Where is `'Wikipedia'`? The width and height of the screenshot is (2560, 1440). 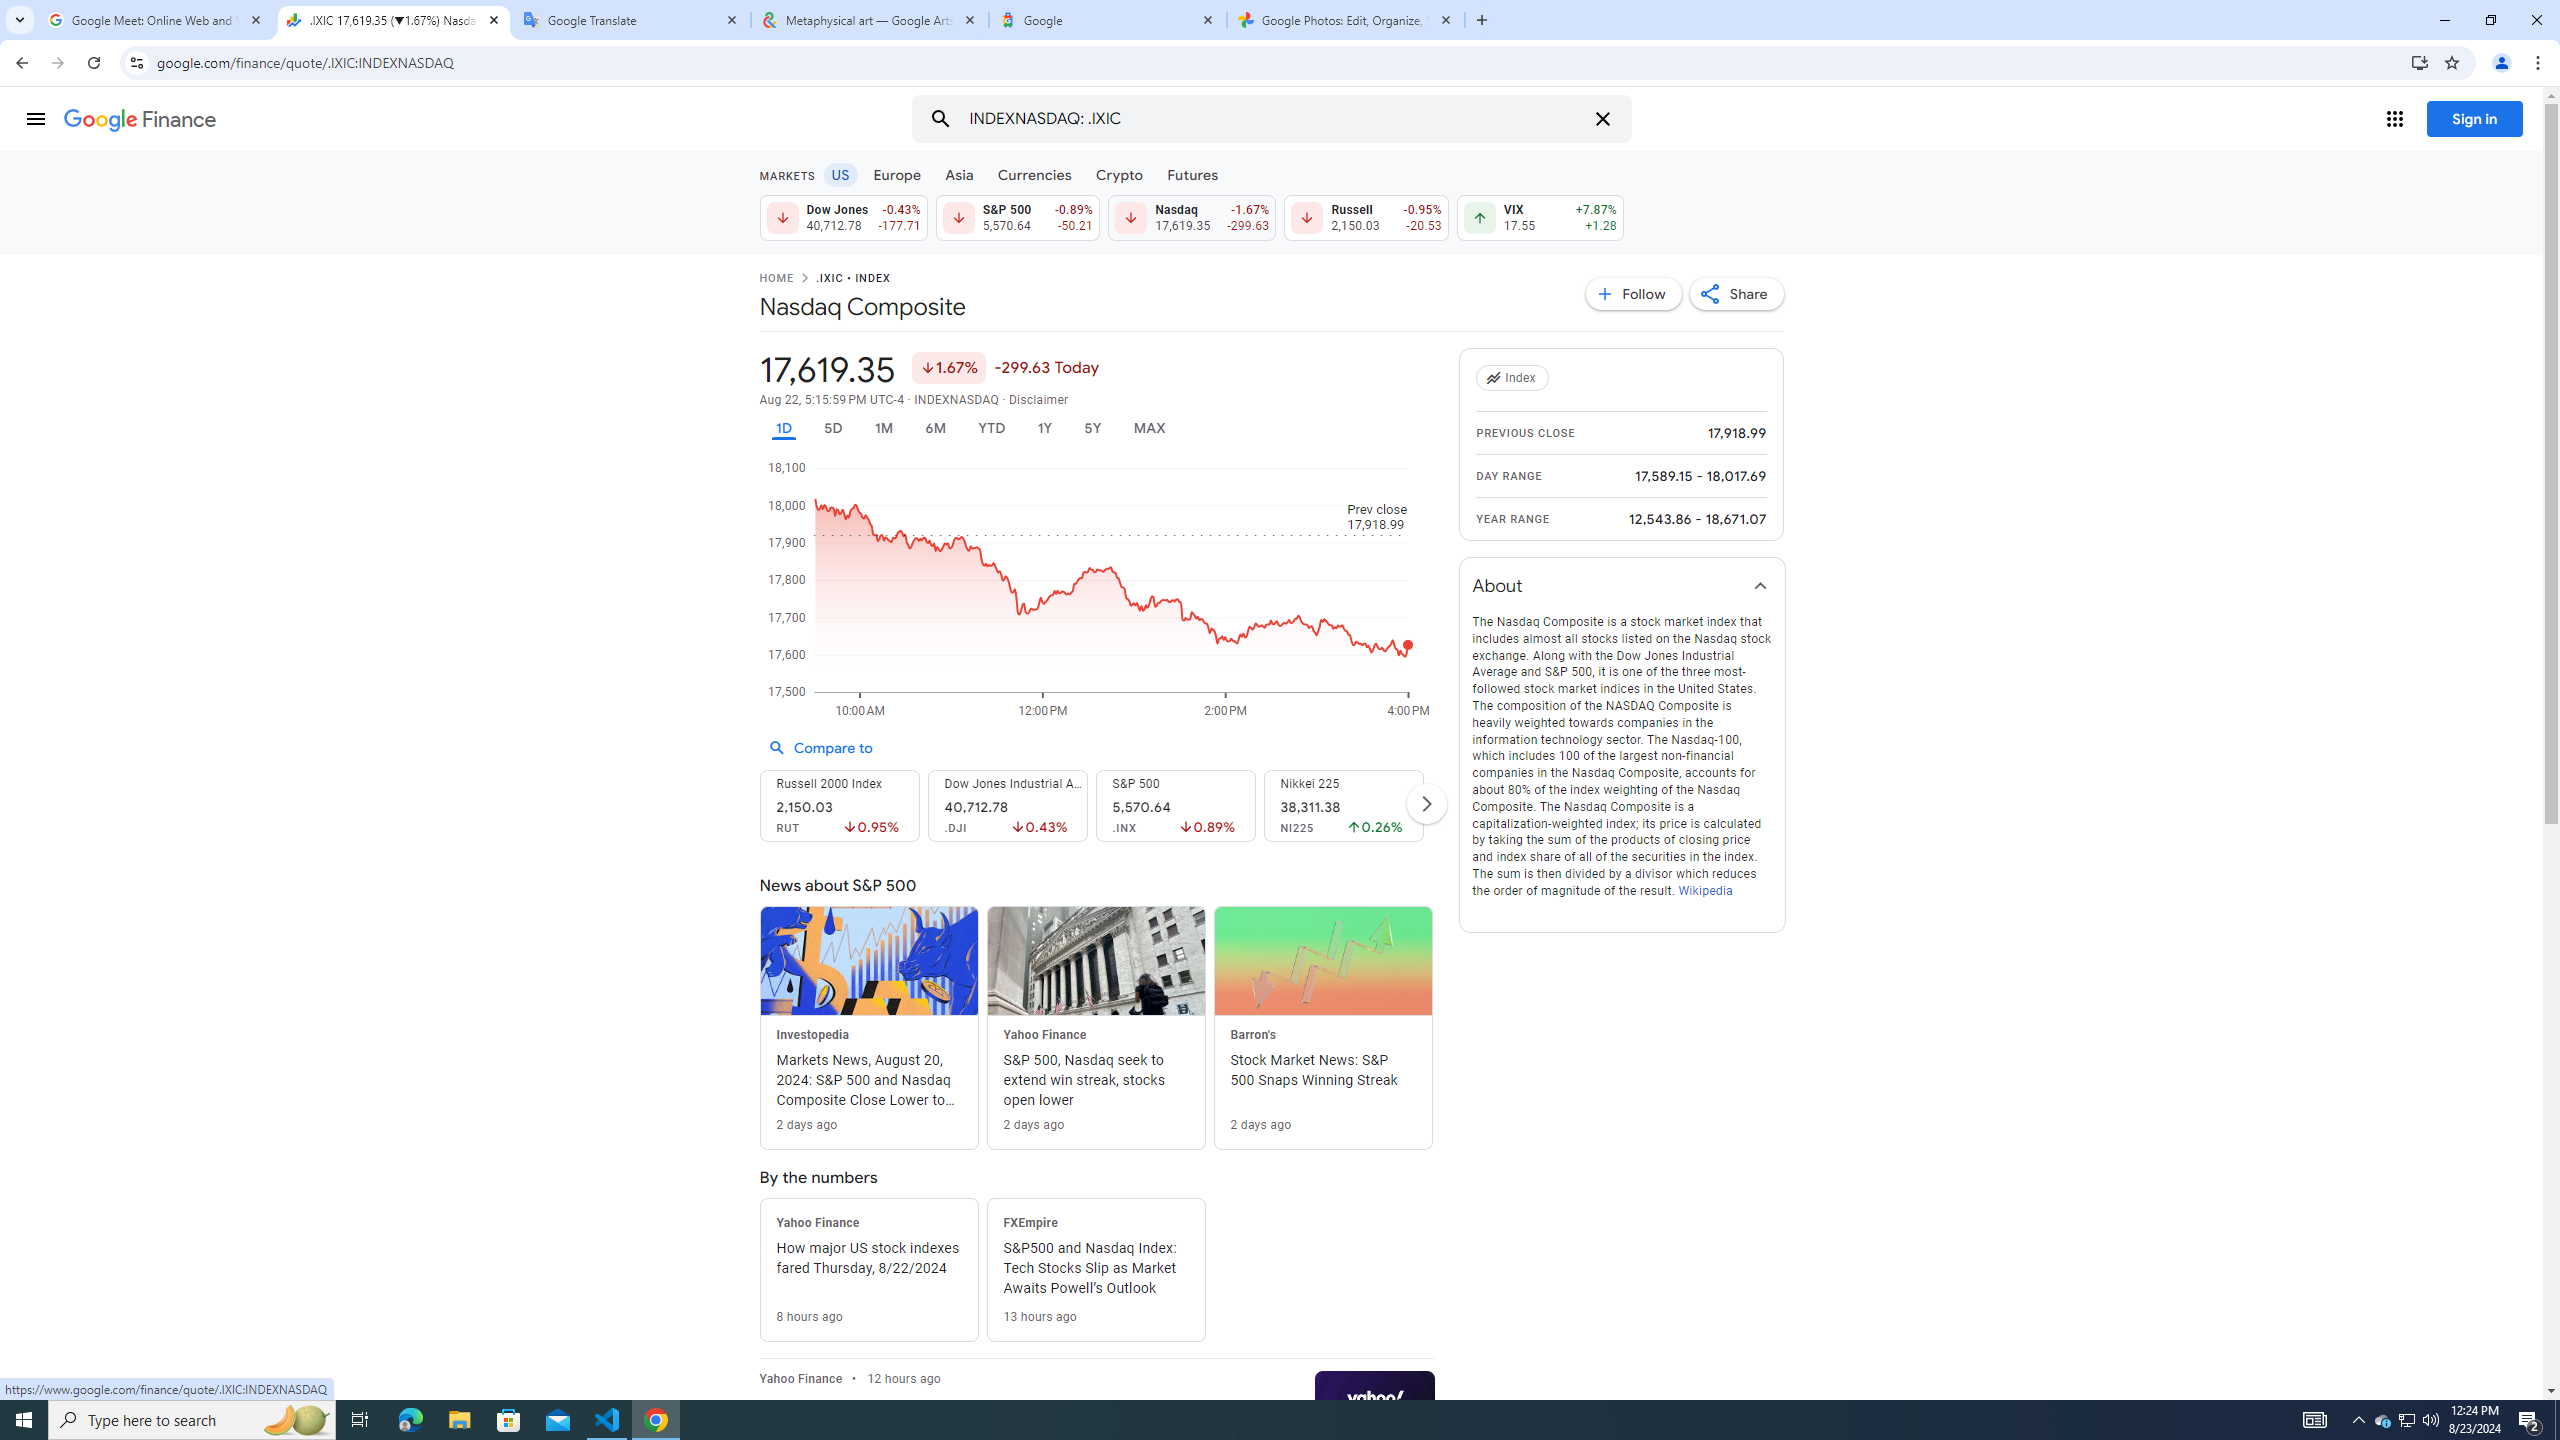 'Wikipedia' is located at coordinates (1703, 889).